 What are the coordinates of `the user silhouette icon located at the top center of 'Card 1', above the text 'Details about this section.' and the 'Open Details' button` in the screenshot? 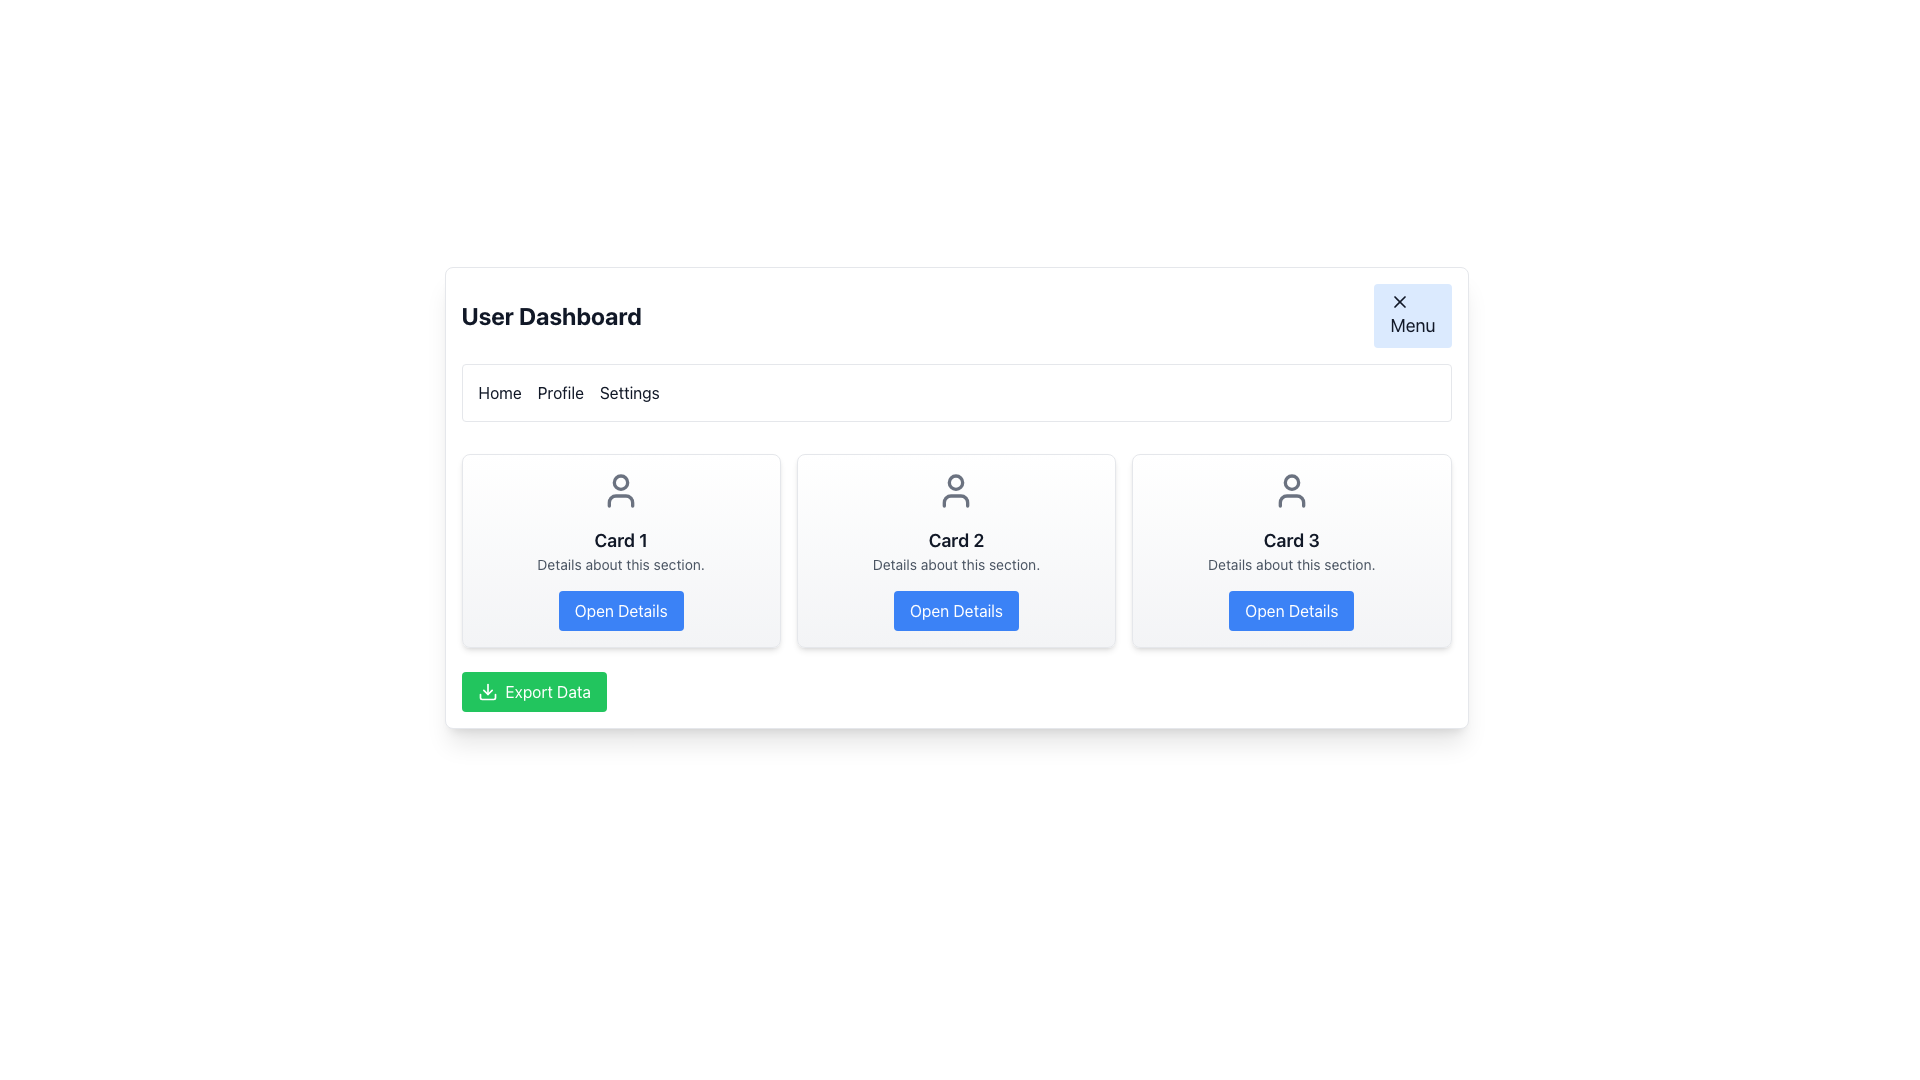 It's located at (620, 490).